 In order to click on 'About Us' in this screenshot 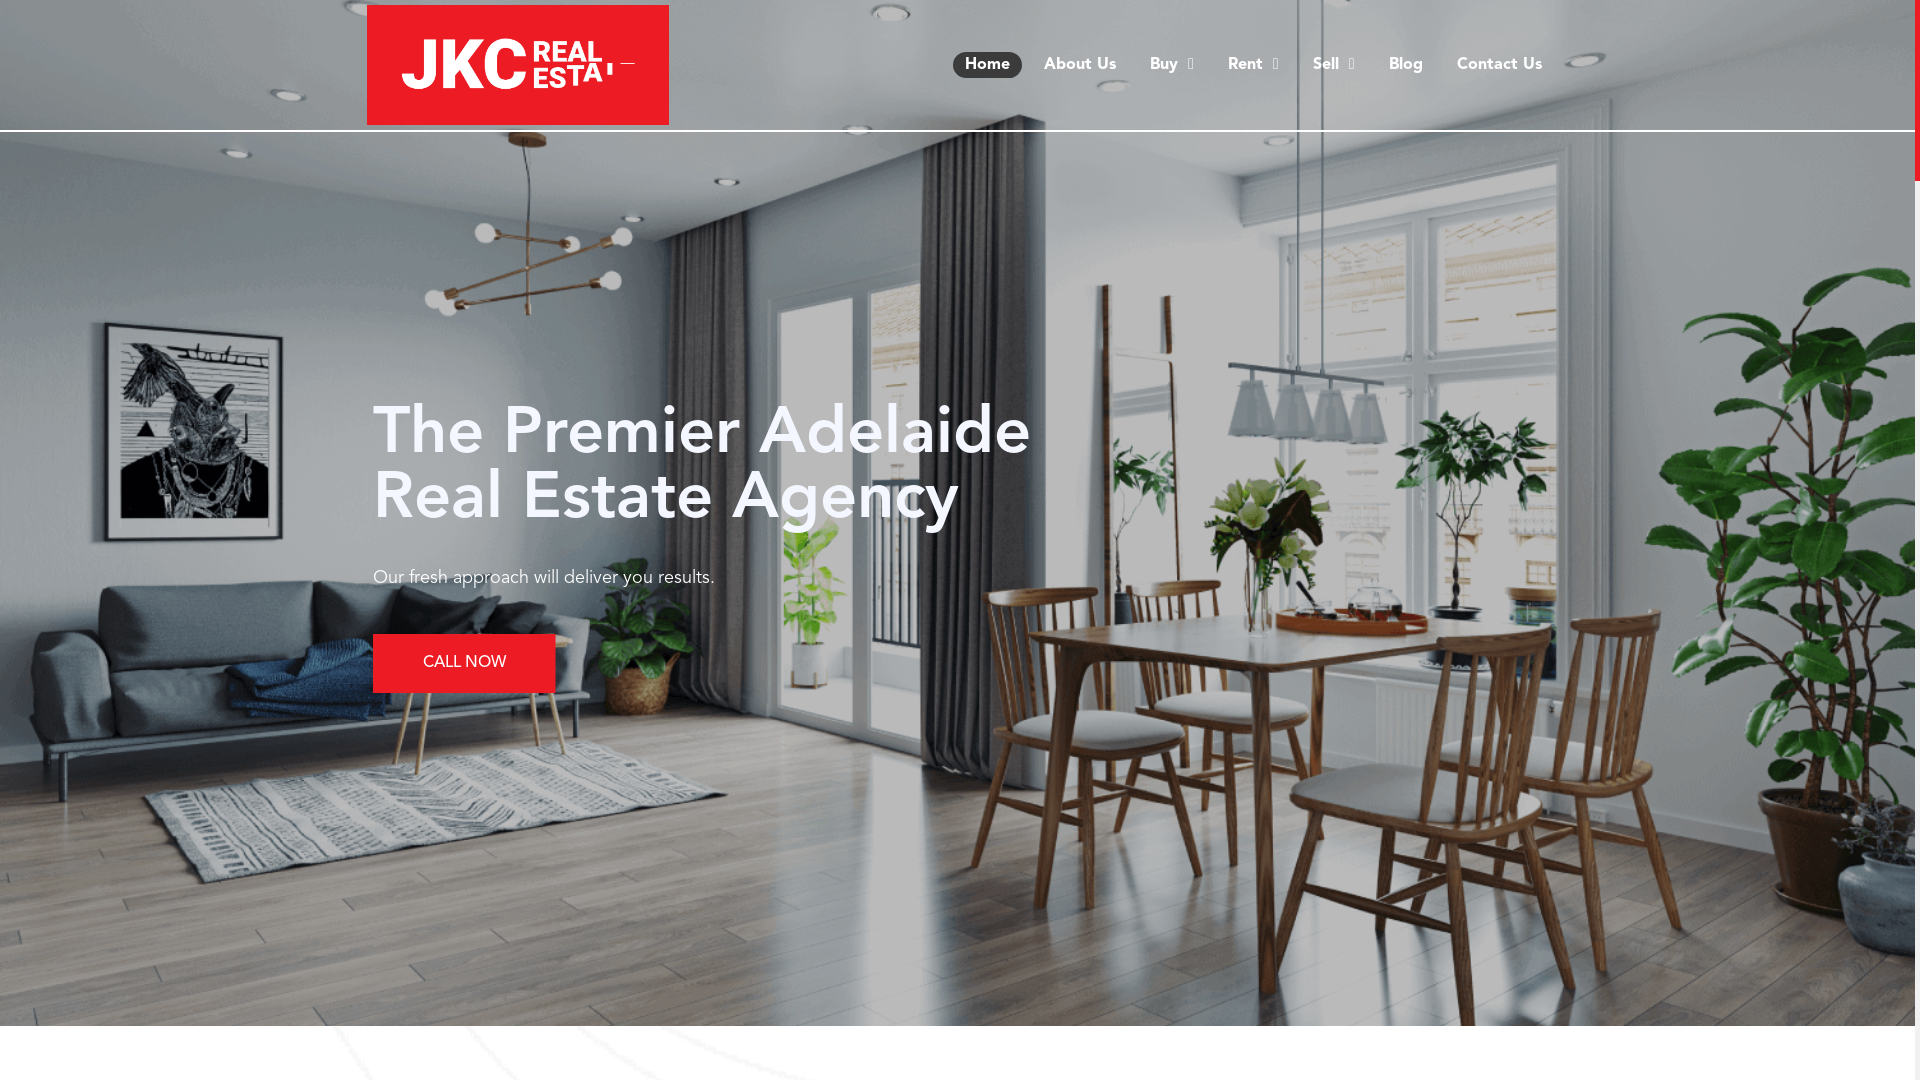, I will do `click(1079, 64)`.